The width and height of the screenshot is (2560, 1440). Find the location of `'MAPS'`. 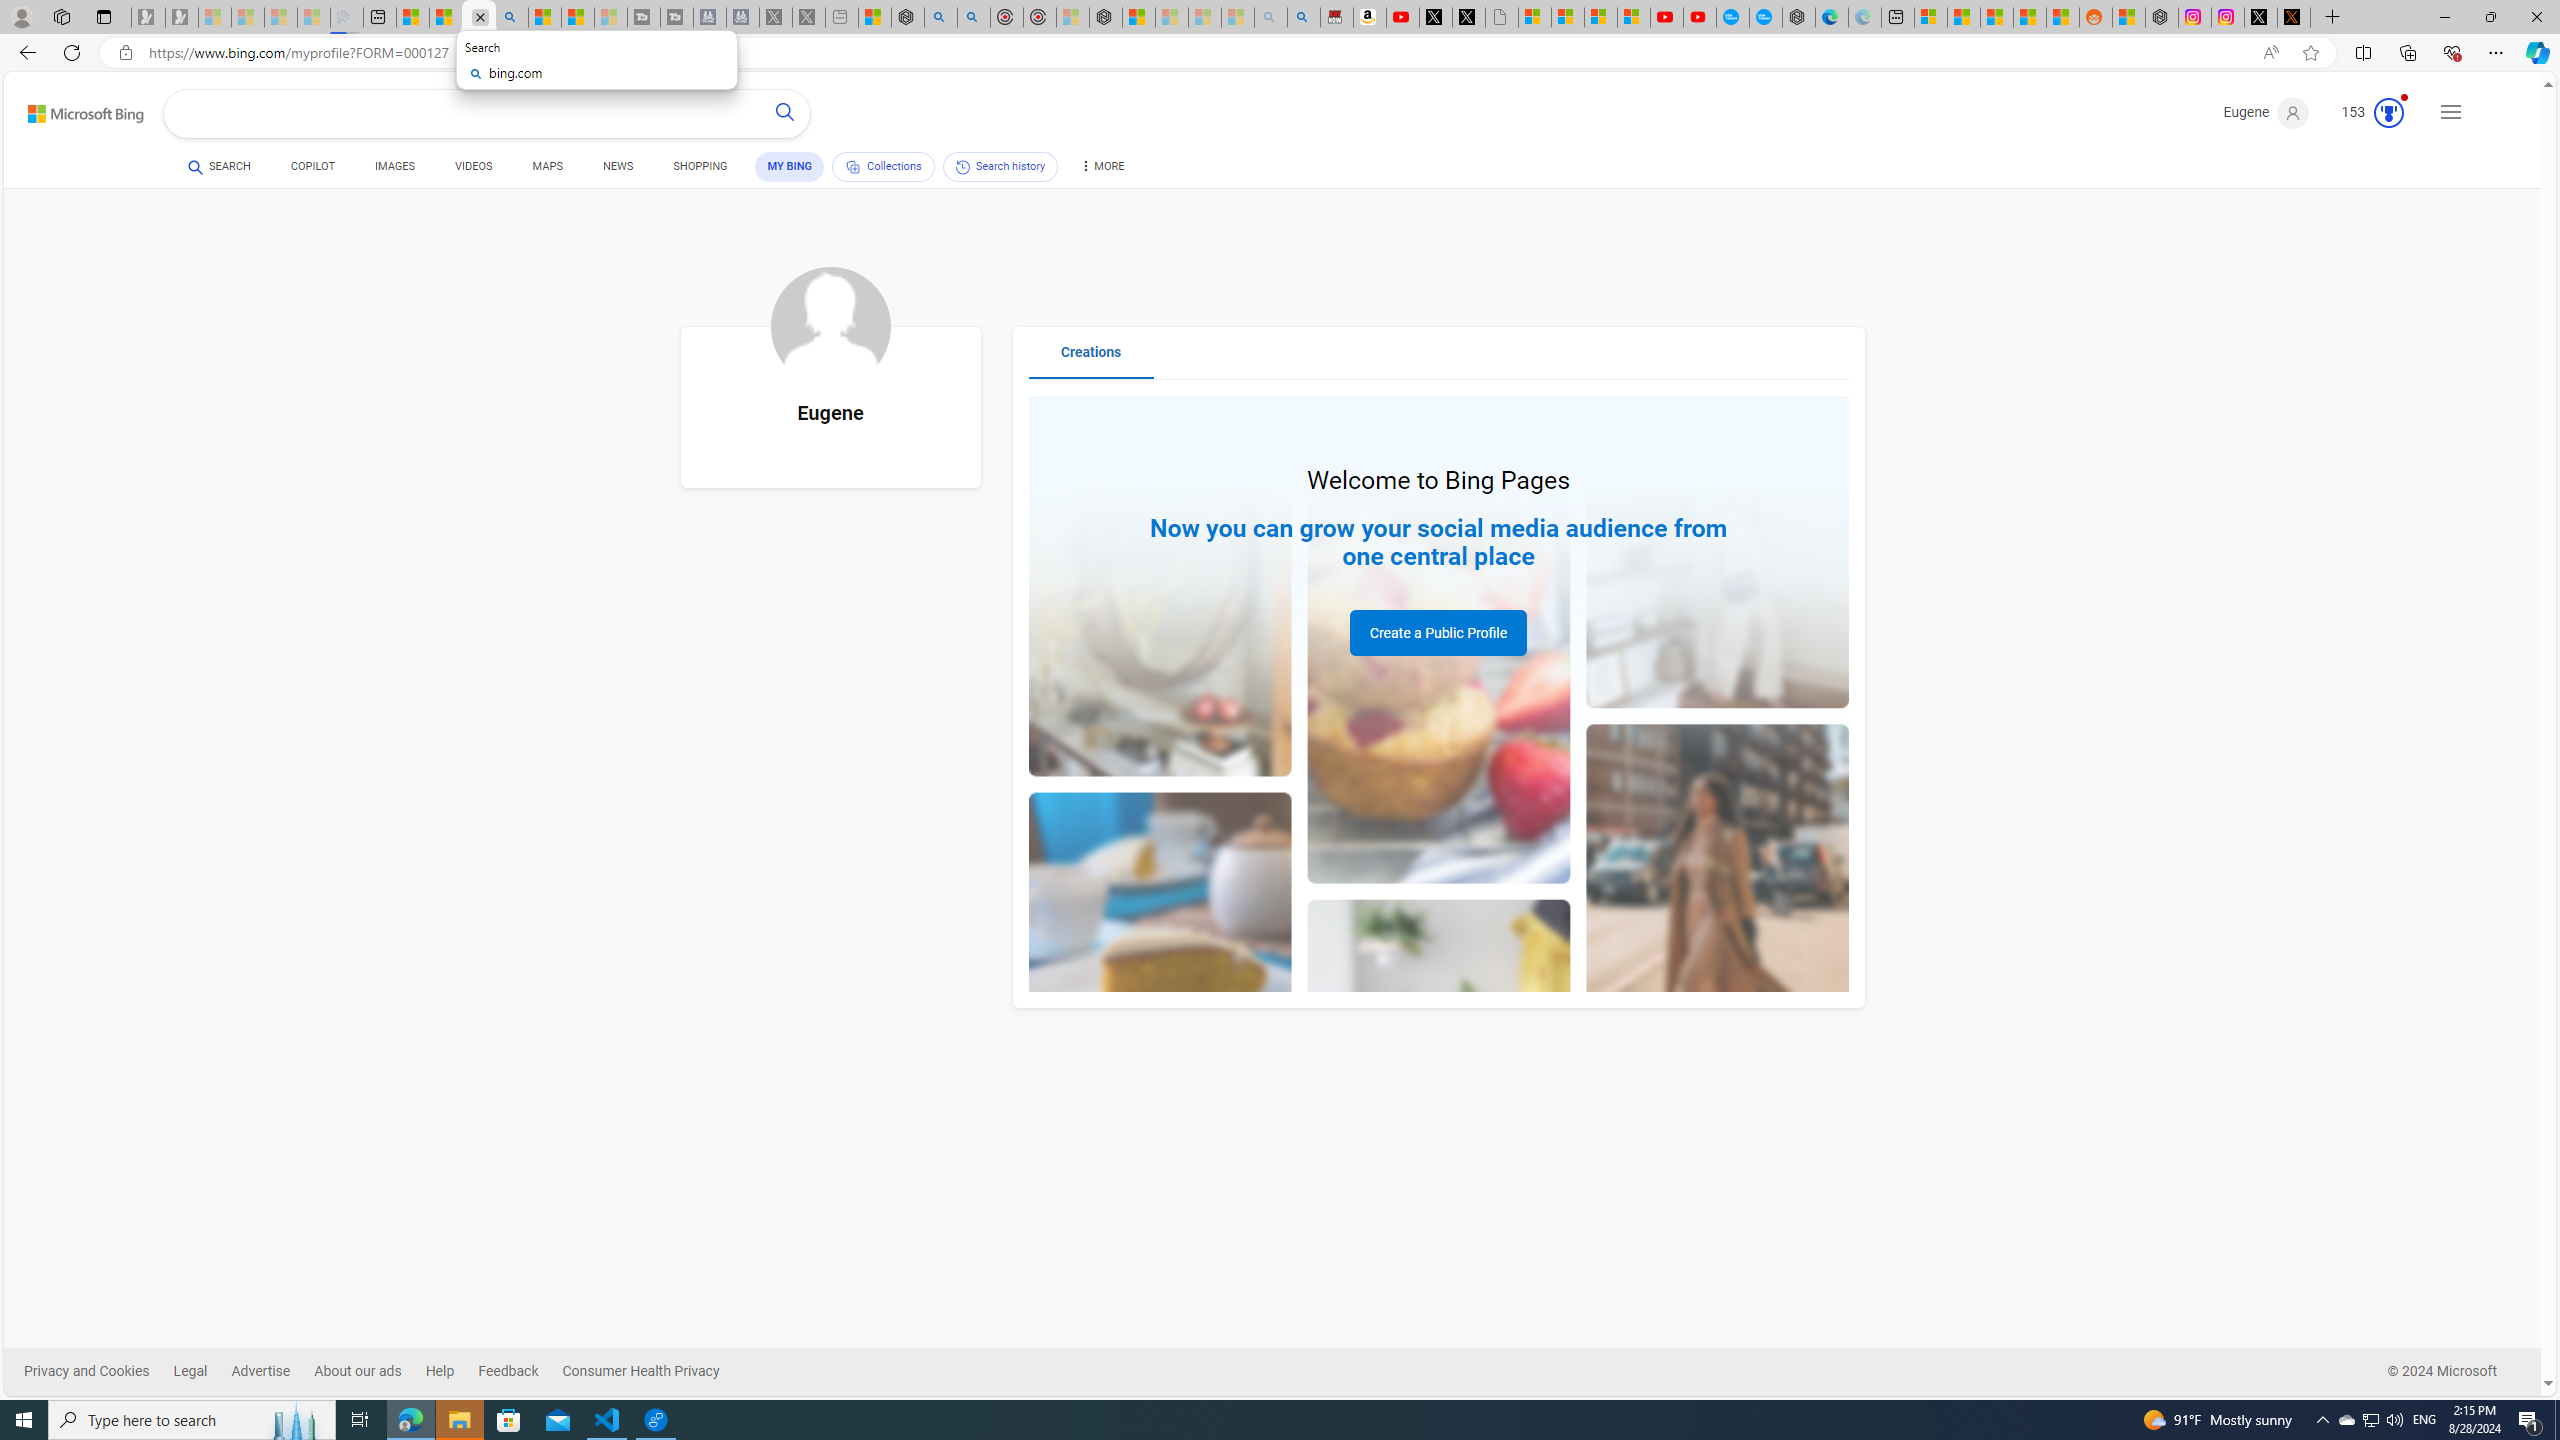

'MAPS' is located at coordinates (546, 168).